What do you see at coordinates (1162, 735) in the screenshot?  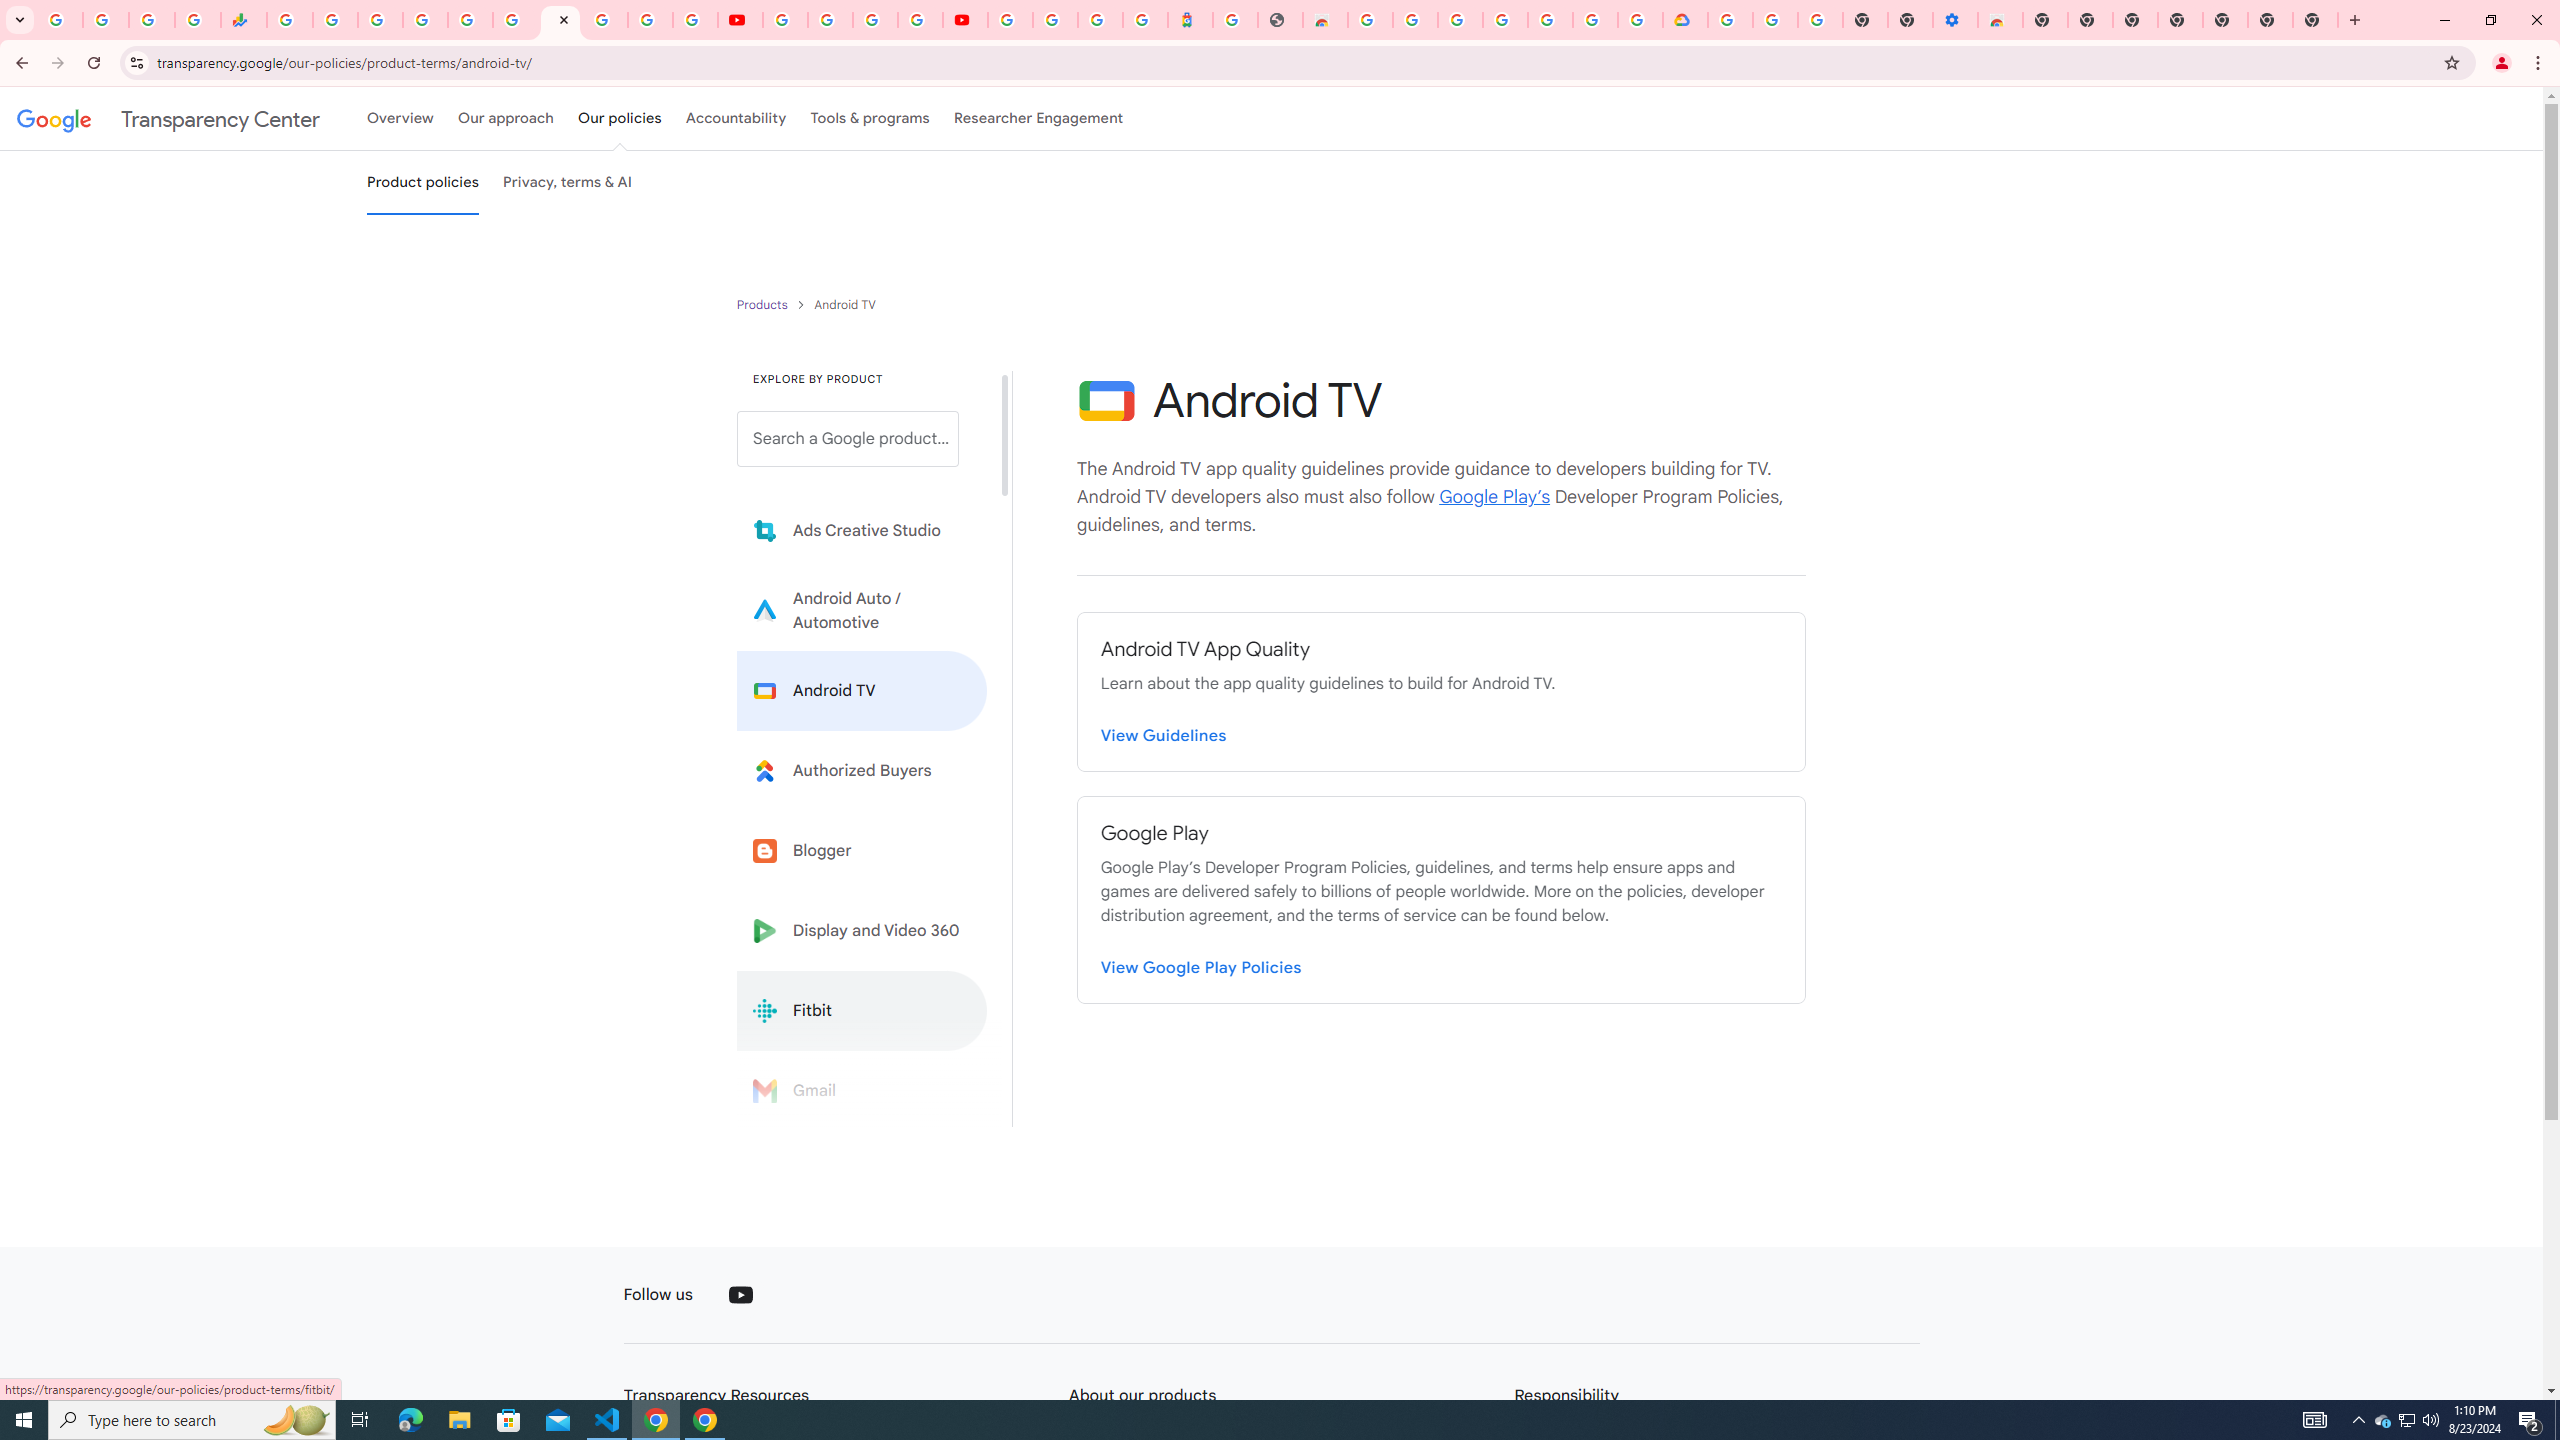 I see `'View Guidelines'` at bounding box center [1162, 735].